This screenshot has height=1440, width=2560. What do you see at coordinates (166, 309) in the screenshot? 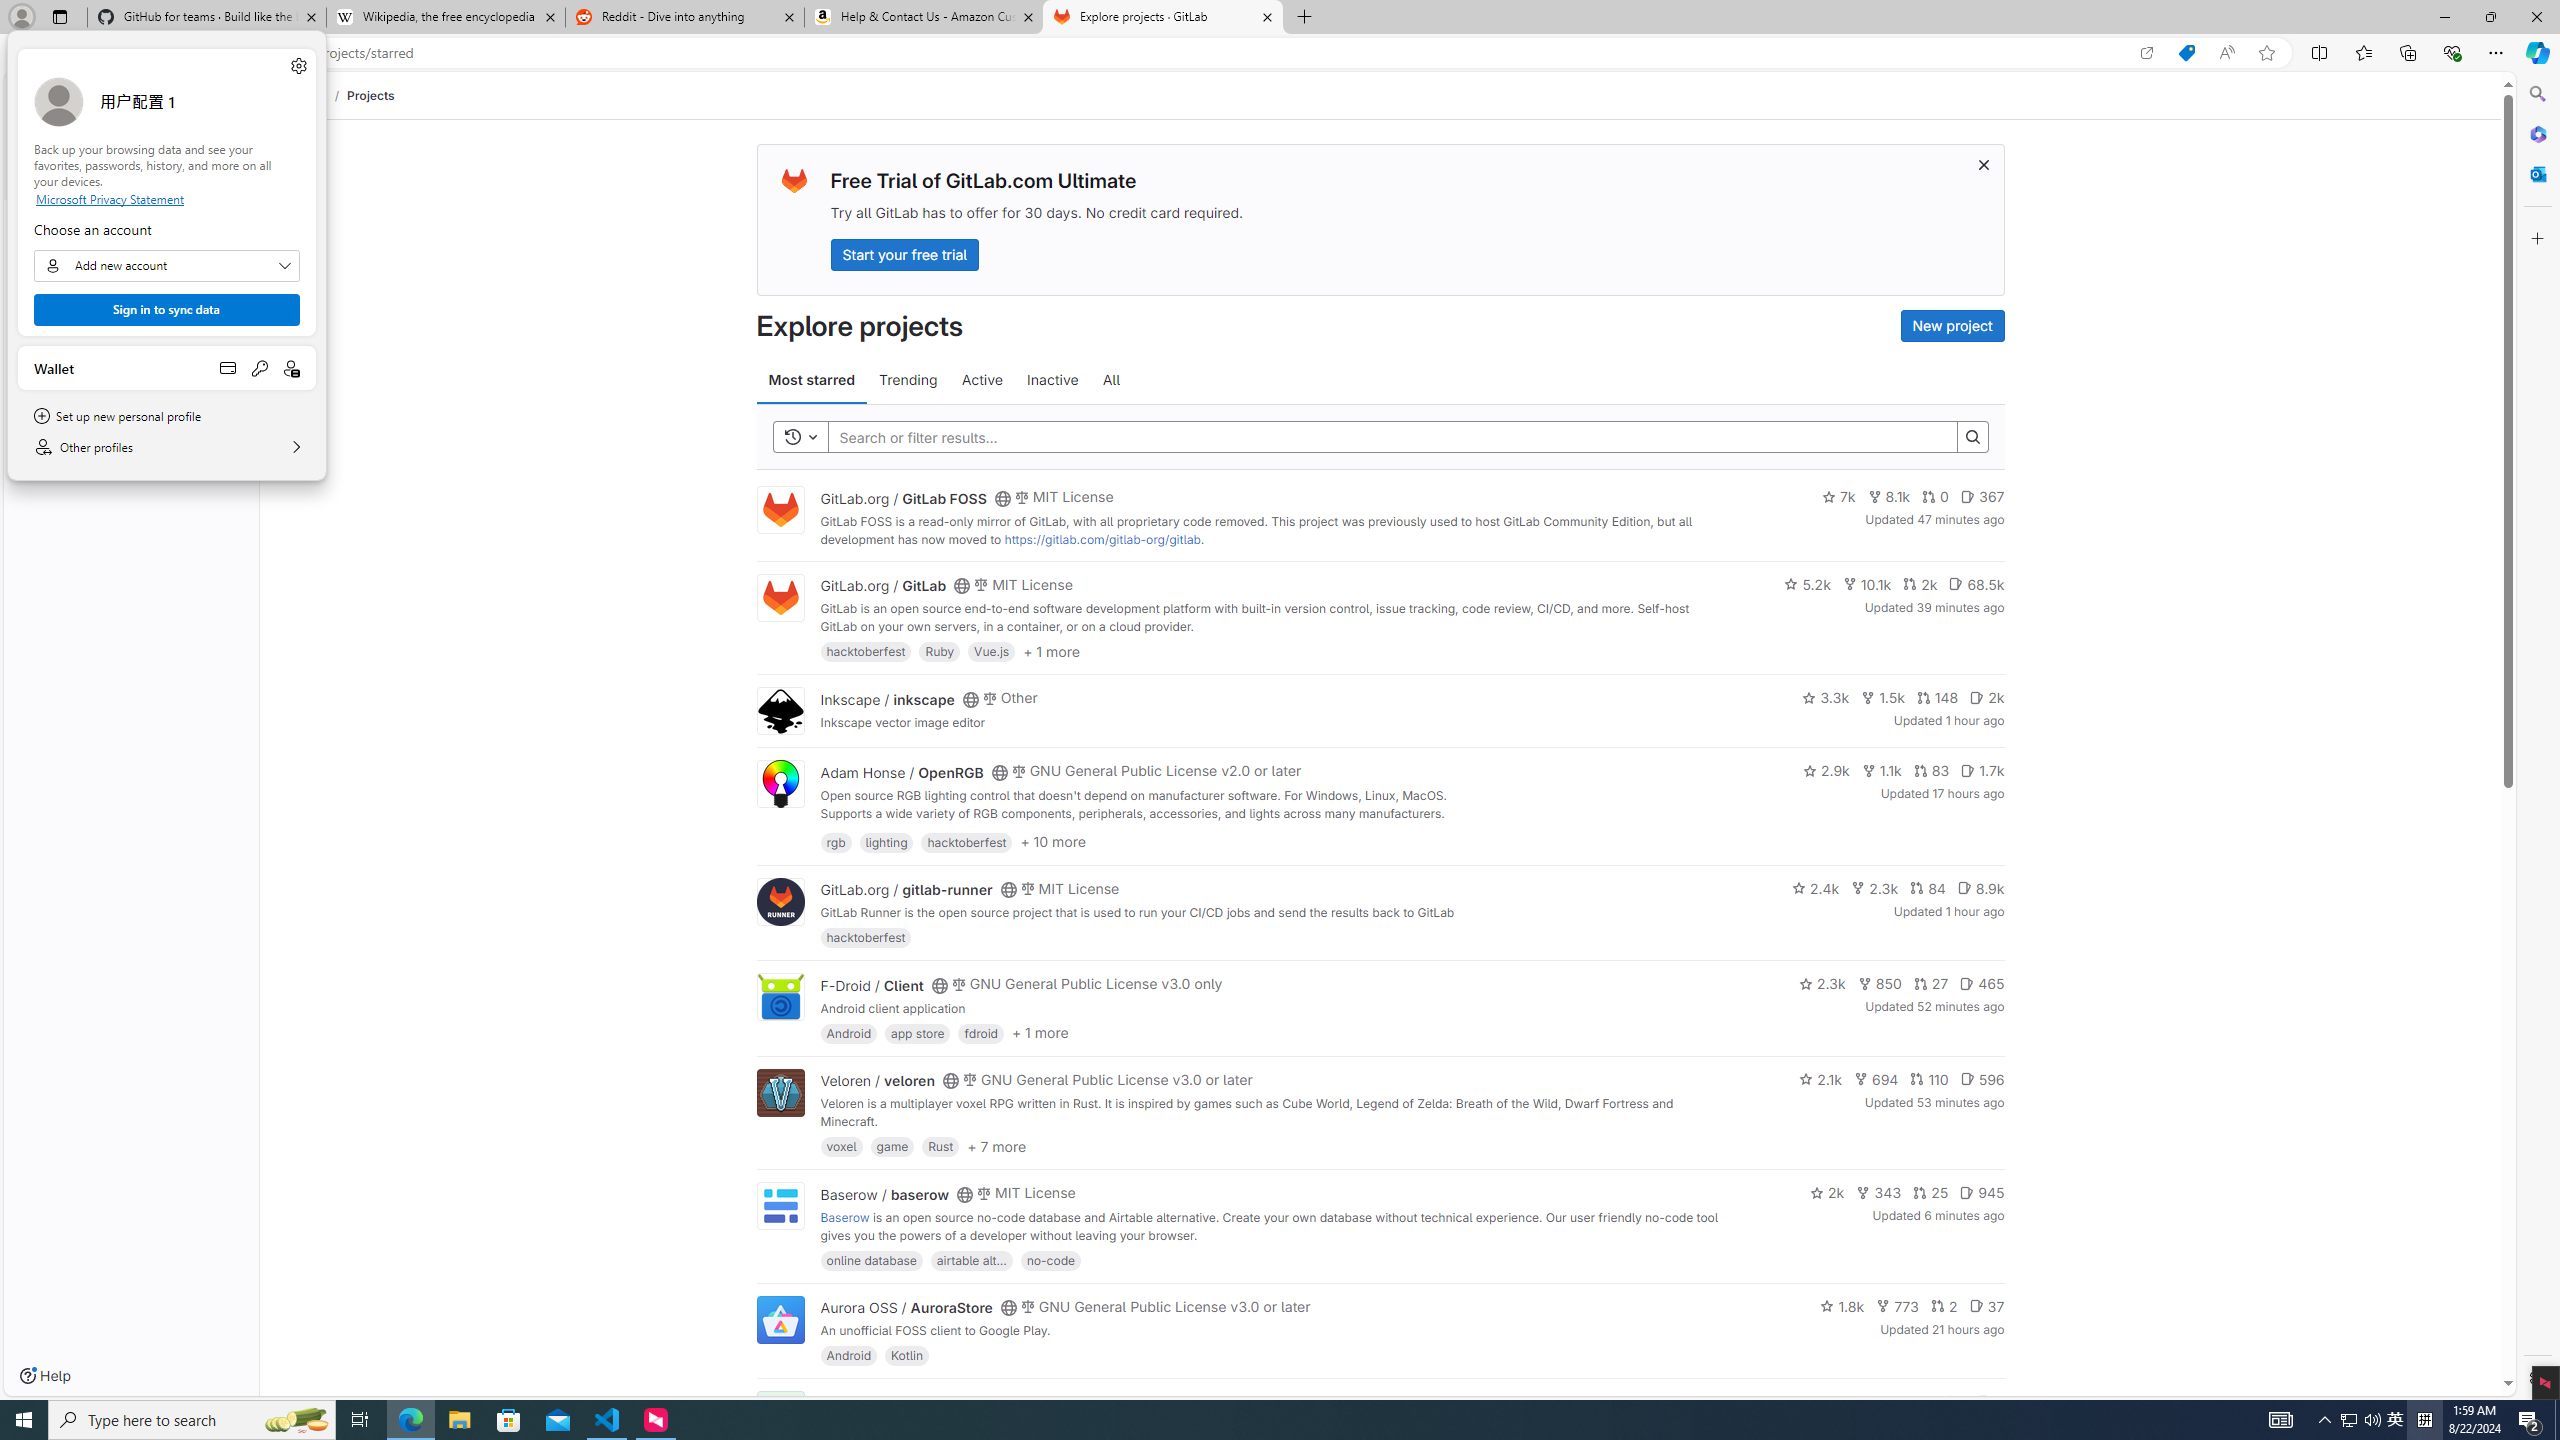
I see `'Sign in to sync data'` at bounding box center [166, 309].